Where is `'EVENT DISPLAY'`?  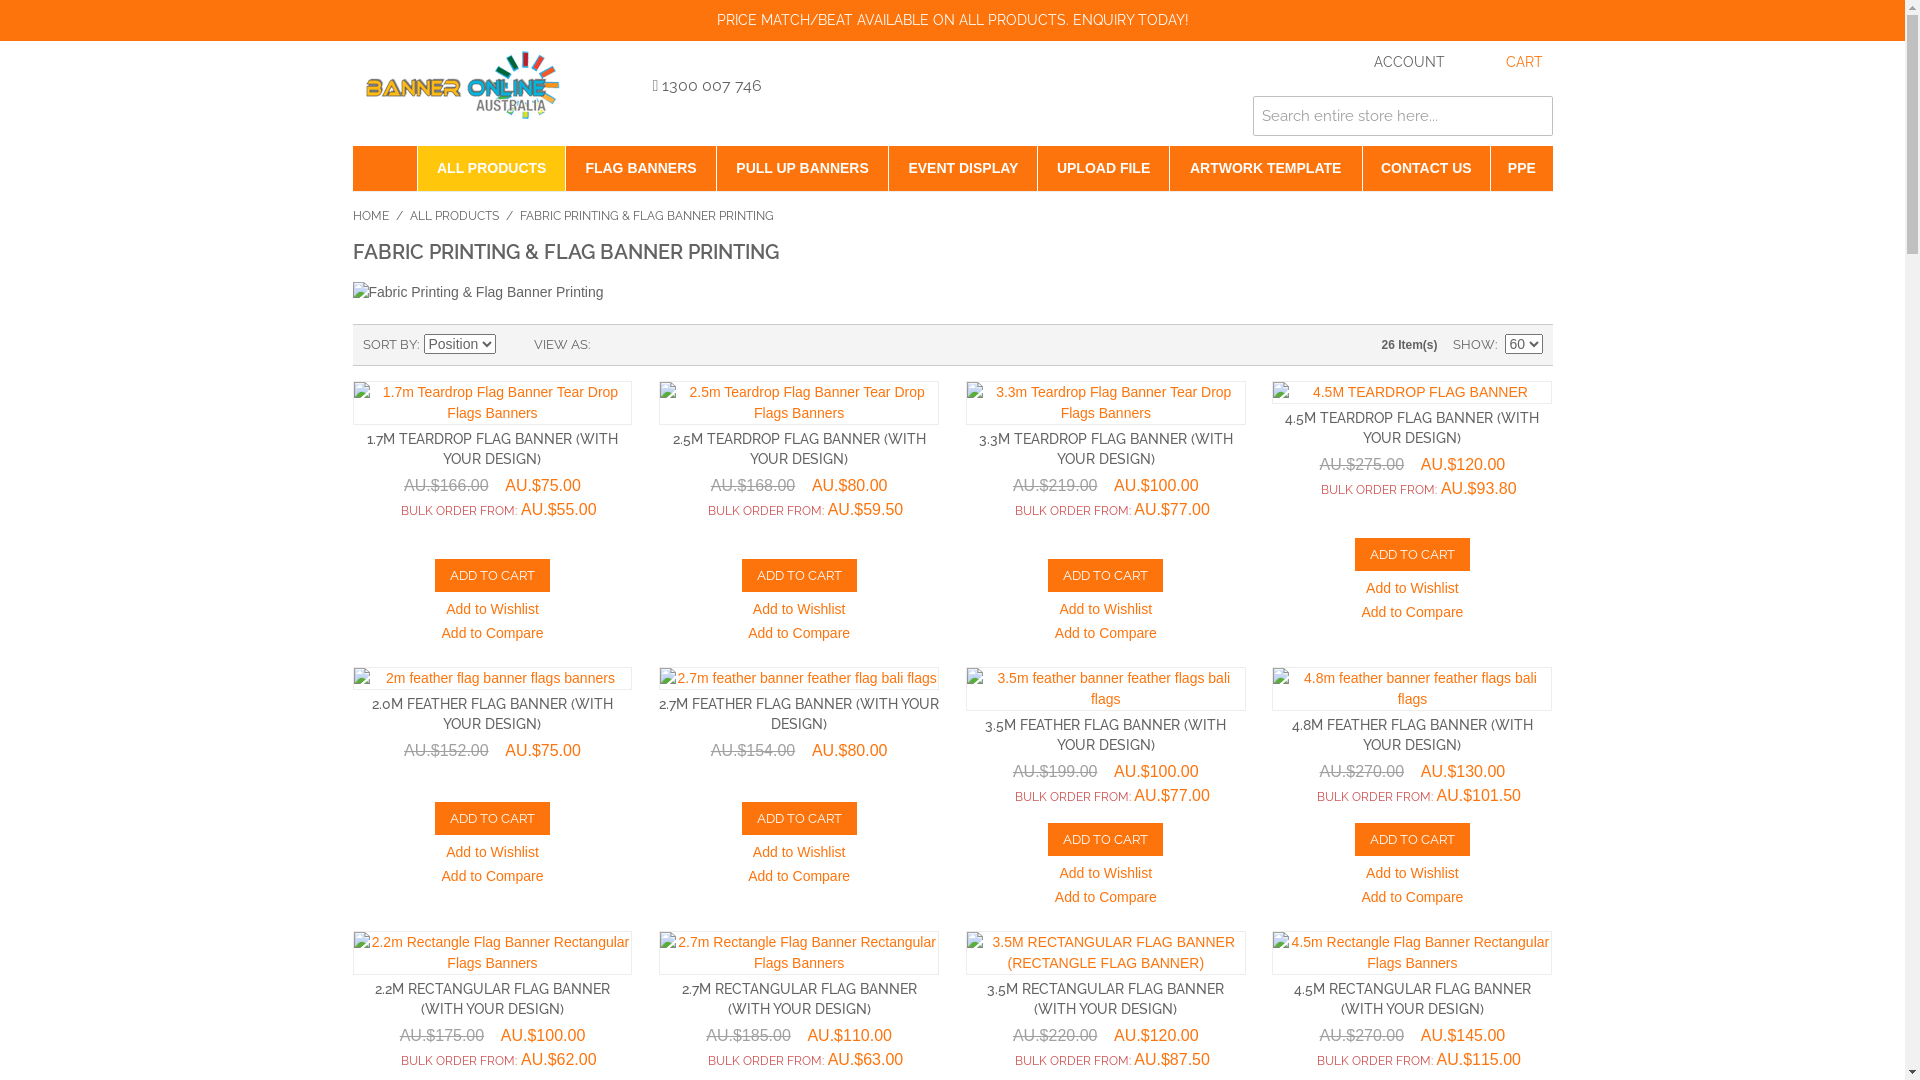 'EVENT DISPLAY' is located at coordinates (963, 167).